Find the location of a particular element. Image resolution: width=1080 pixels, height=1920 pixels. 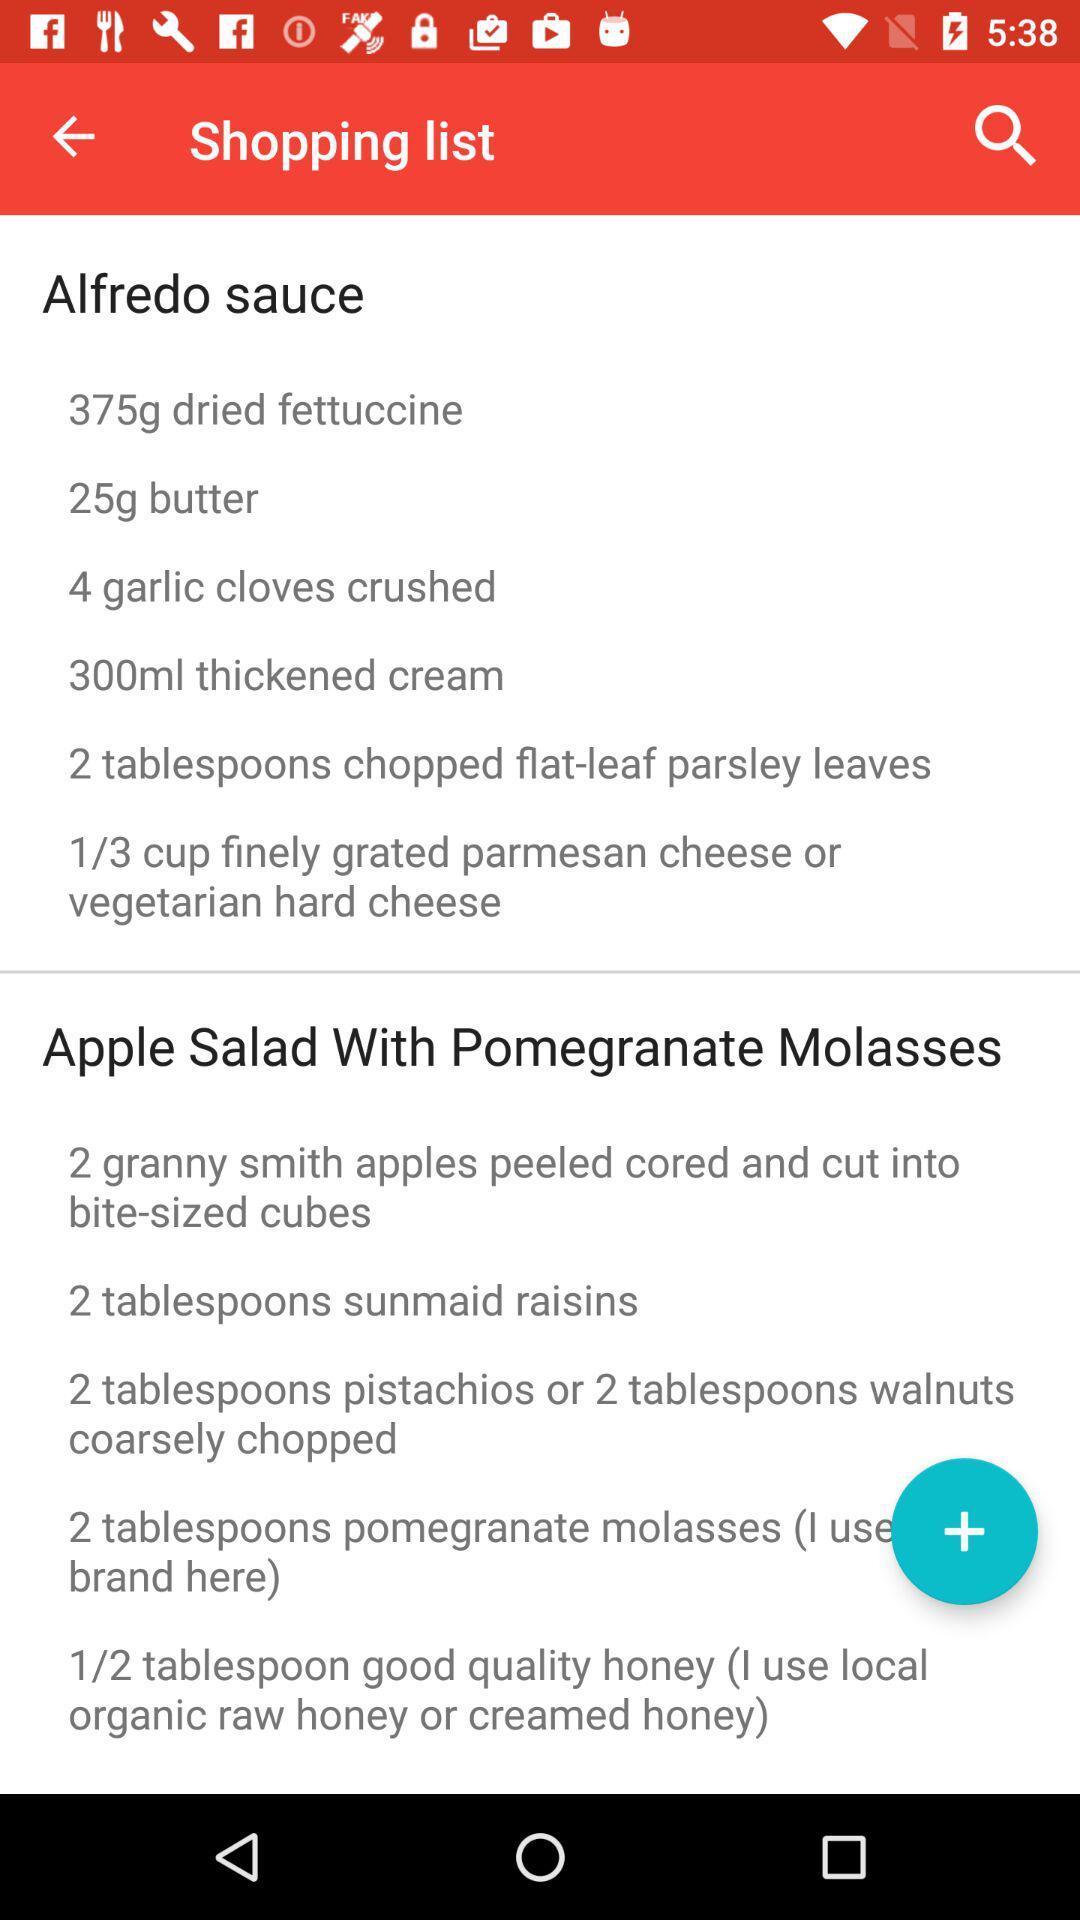

the icon above the 300ml thickened cream item is located at coordinates (540, 584).